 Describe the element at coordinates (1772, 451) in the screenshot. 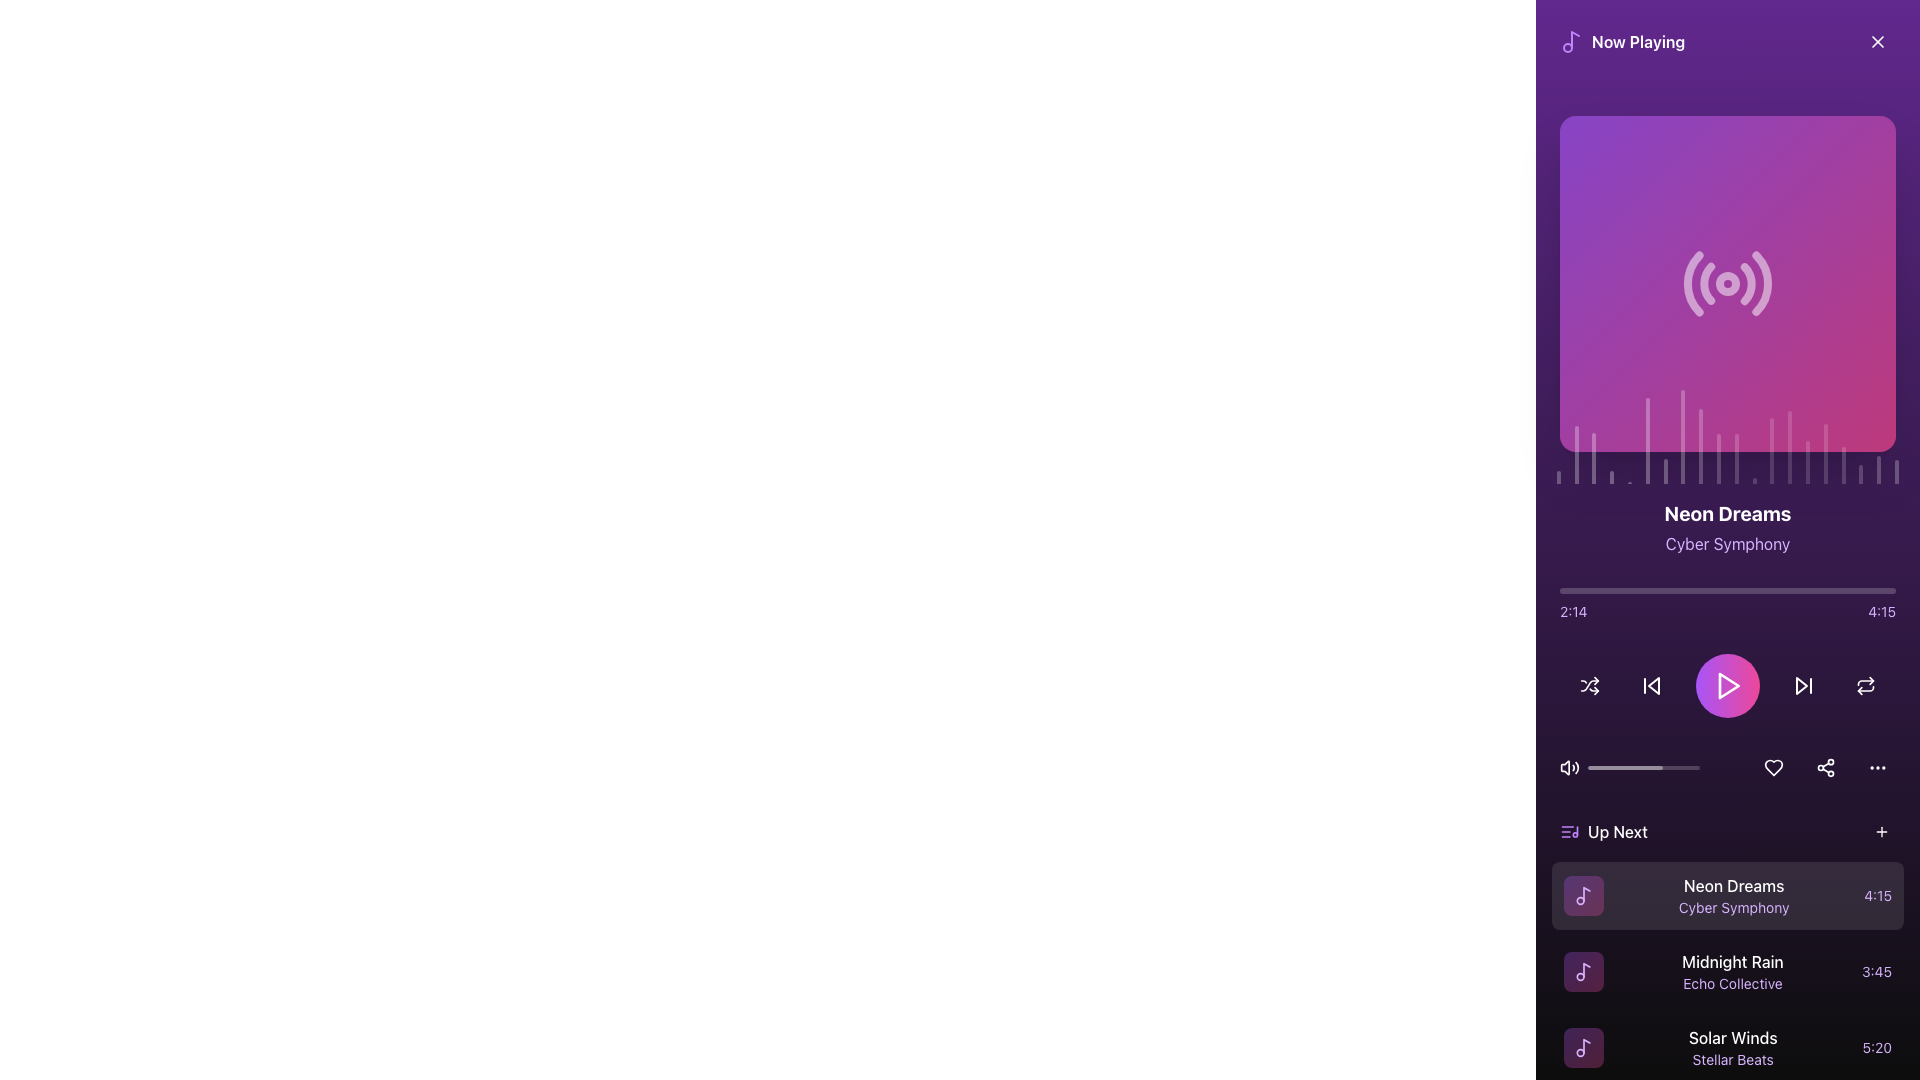

I see `the animation of the Progress Indicator Bar, which is the 13th element in a series of 20 bars displayed horizontally near the bottom of the audio player interface, located below the album artwork and above the track title` at that location.